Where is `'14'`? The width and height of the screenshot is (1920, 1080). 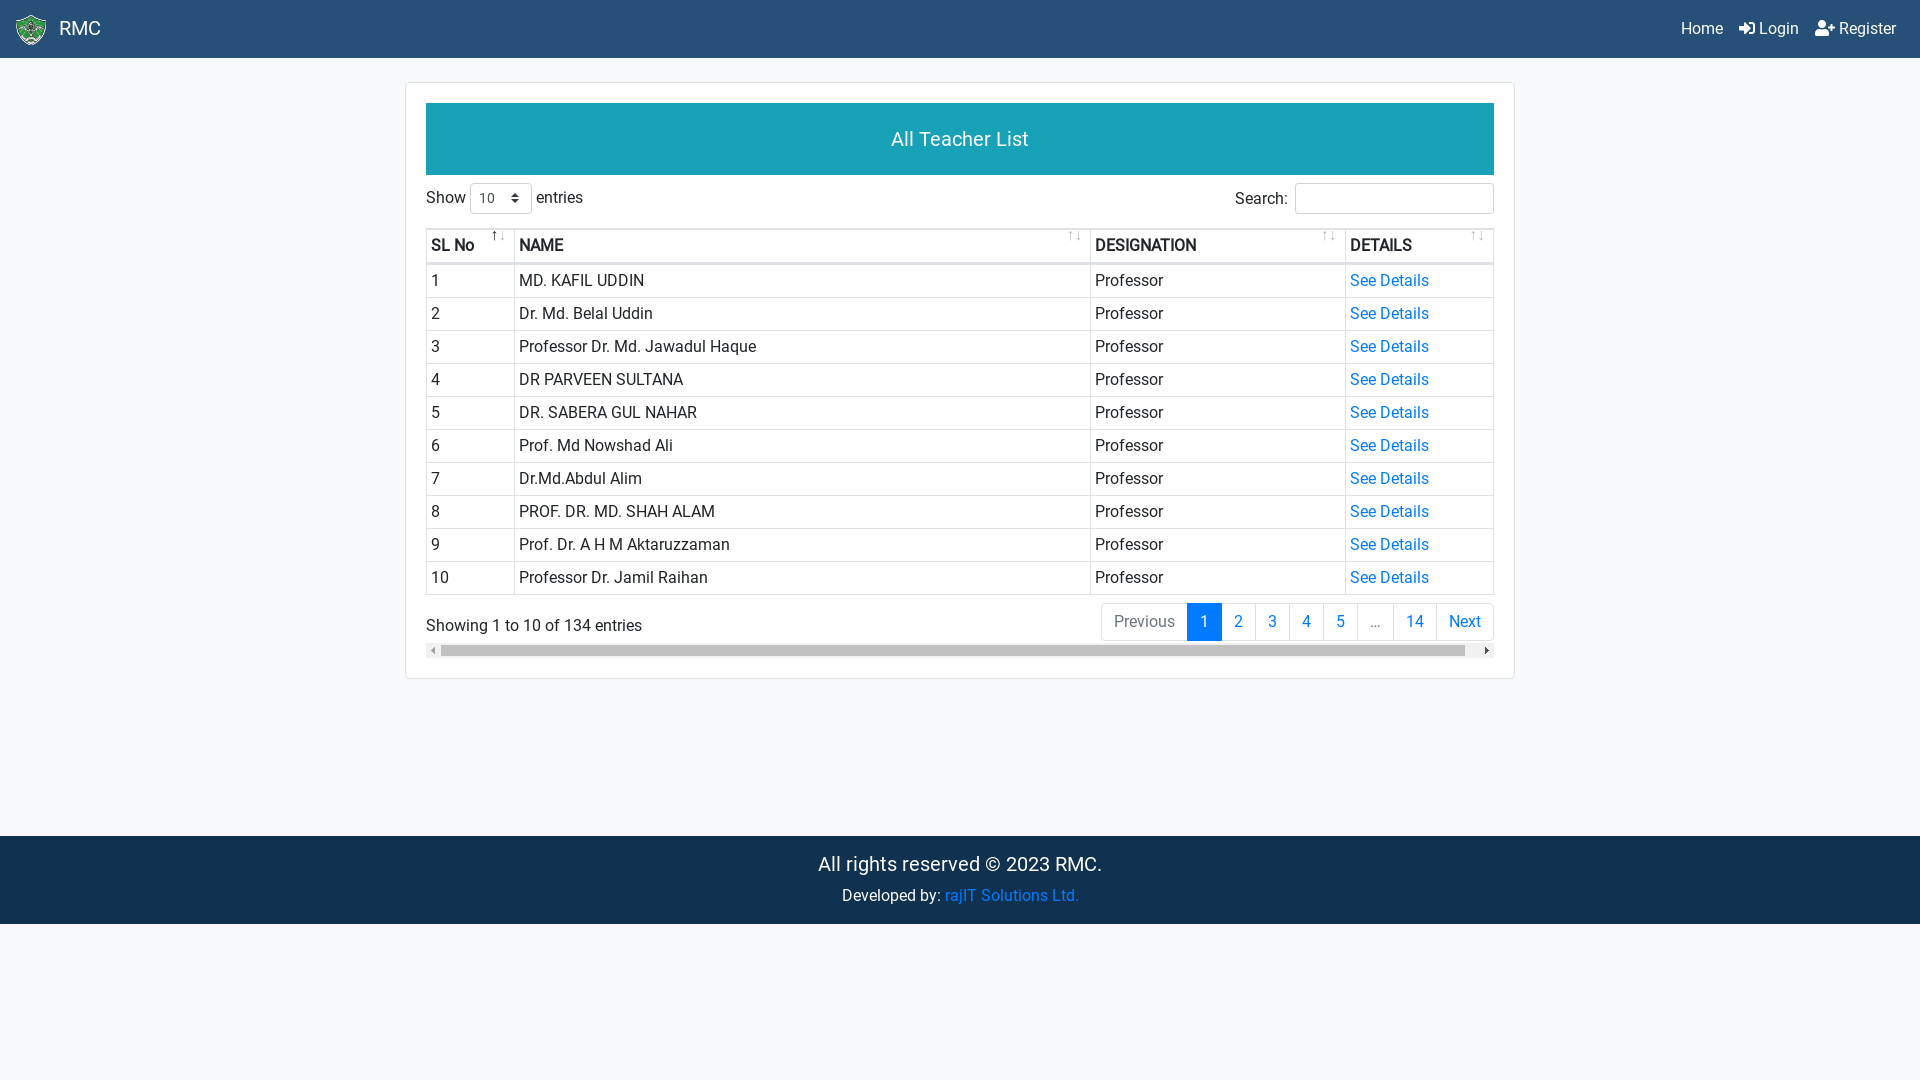
'14' is located at coordinates (1414, 620).